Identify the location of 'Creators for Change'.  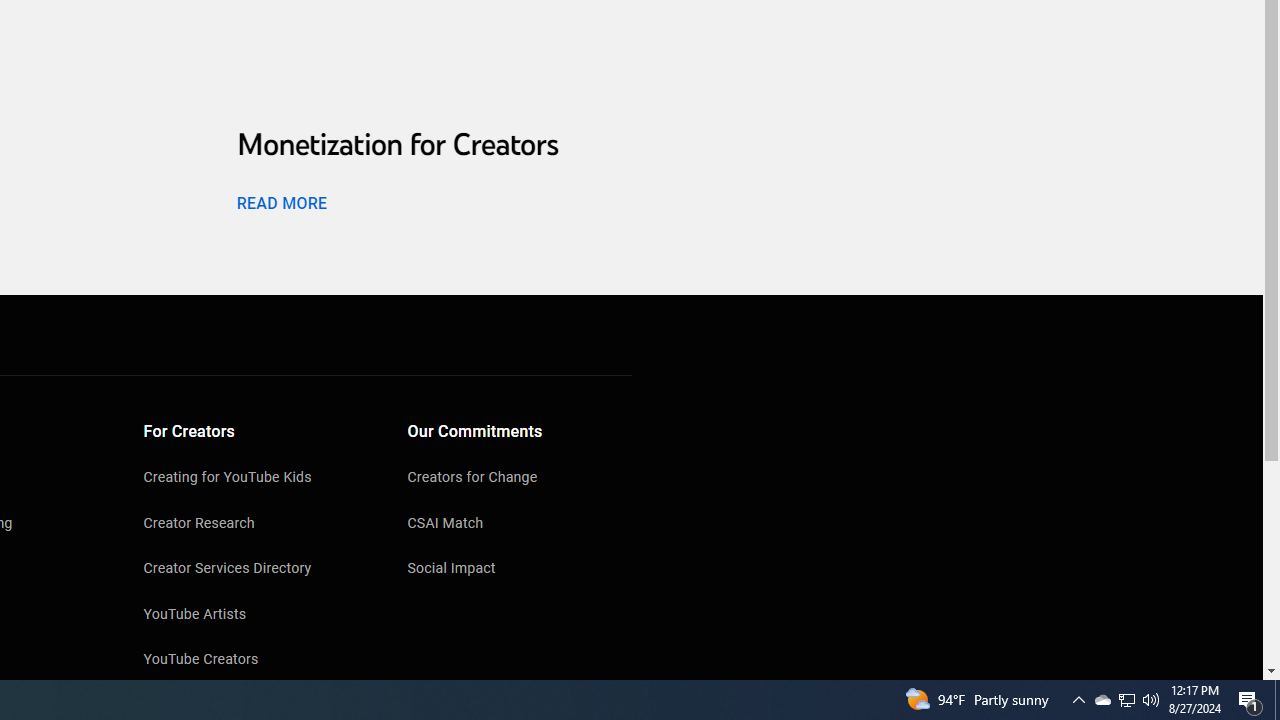
(519, 479).